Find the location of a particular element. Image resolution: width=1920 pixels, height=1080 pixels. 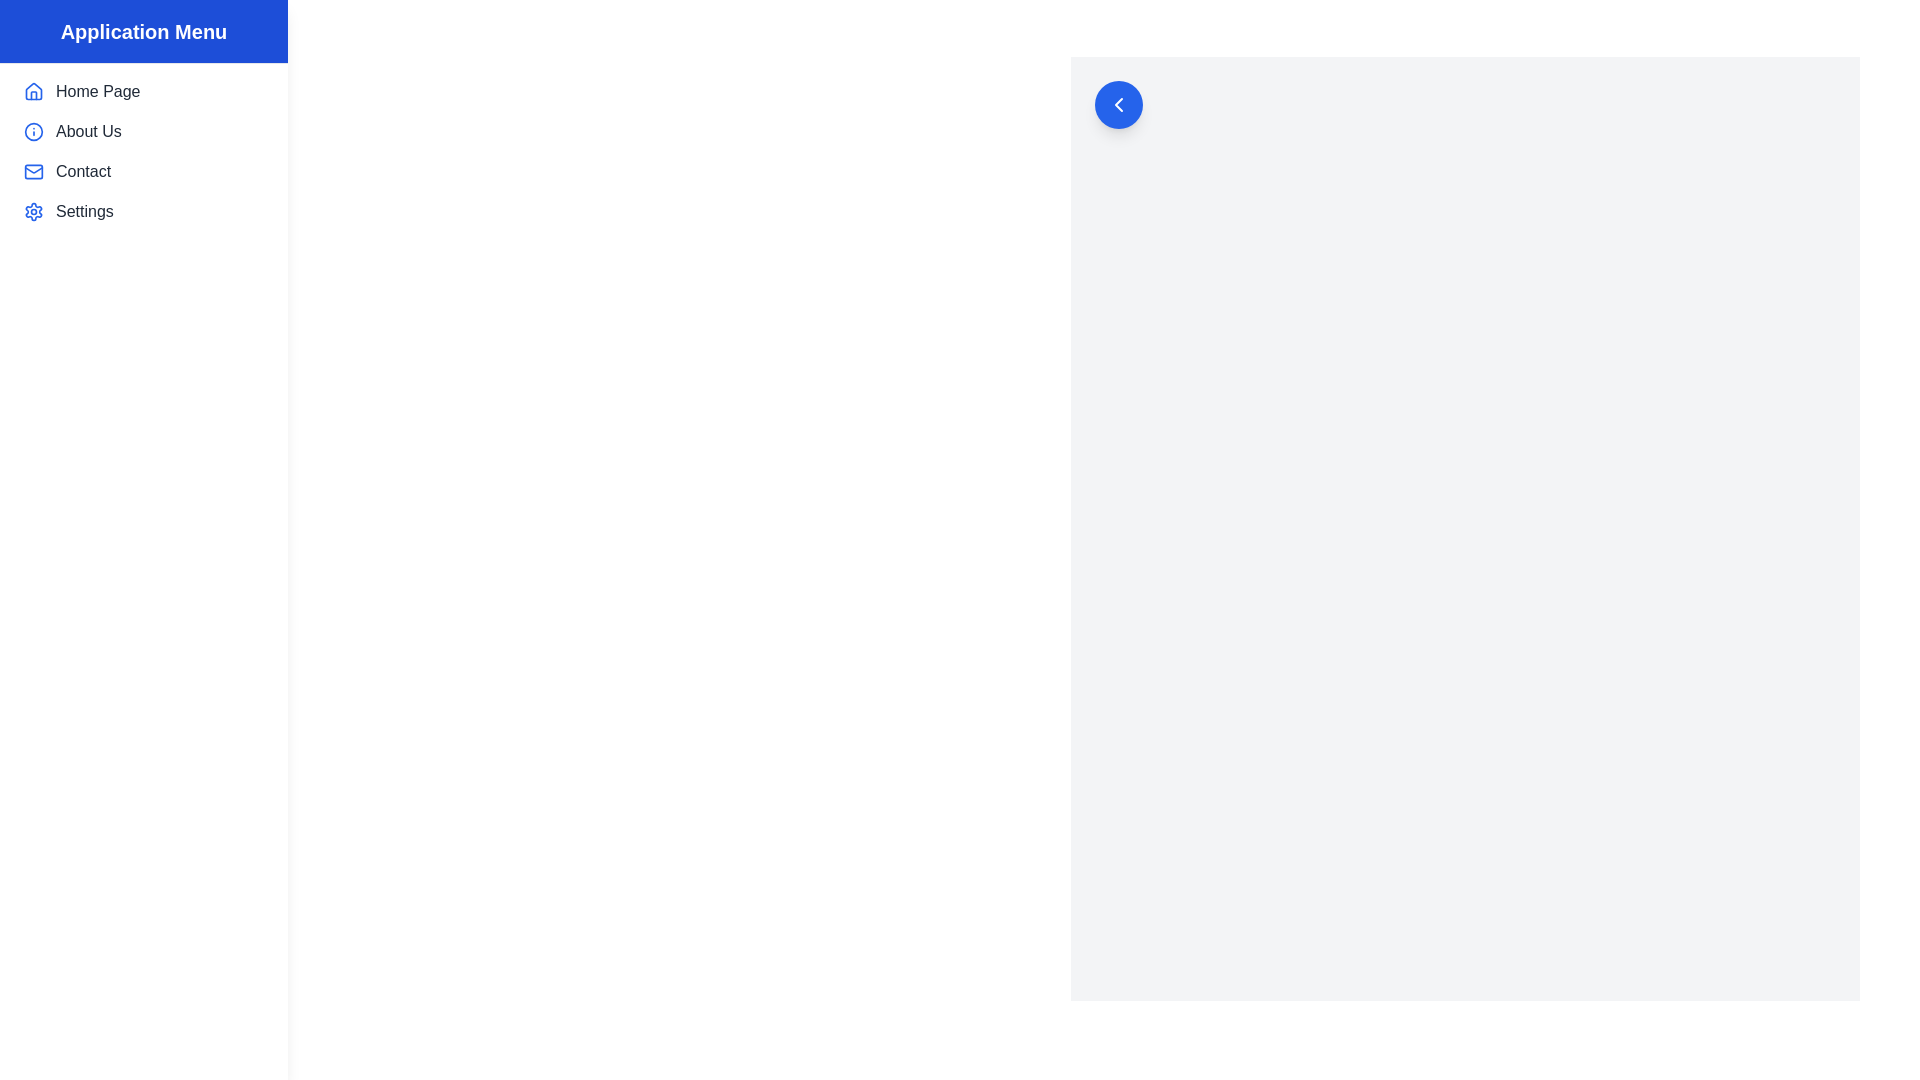

the house-shaped blue icon in the Application Menu is located at coordinates (33, 92).